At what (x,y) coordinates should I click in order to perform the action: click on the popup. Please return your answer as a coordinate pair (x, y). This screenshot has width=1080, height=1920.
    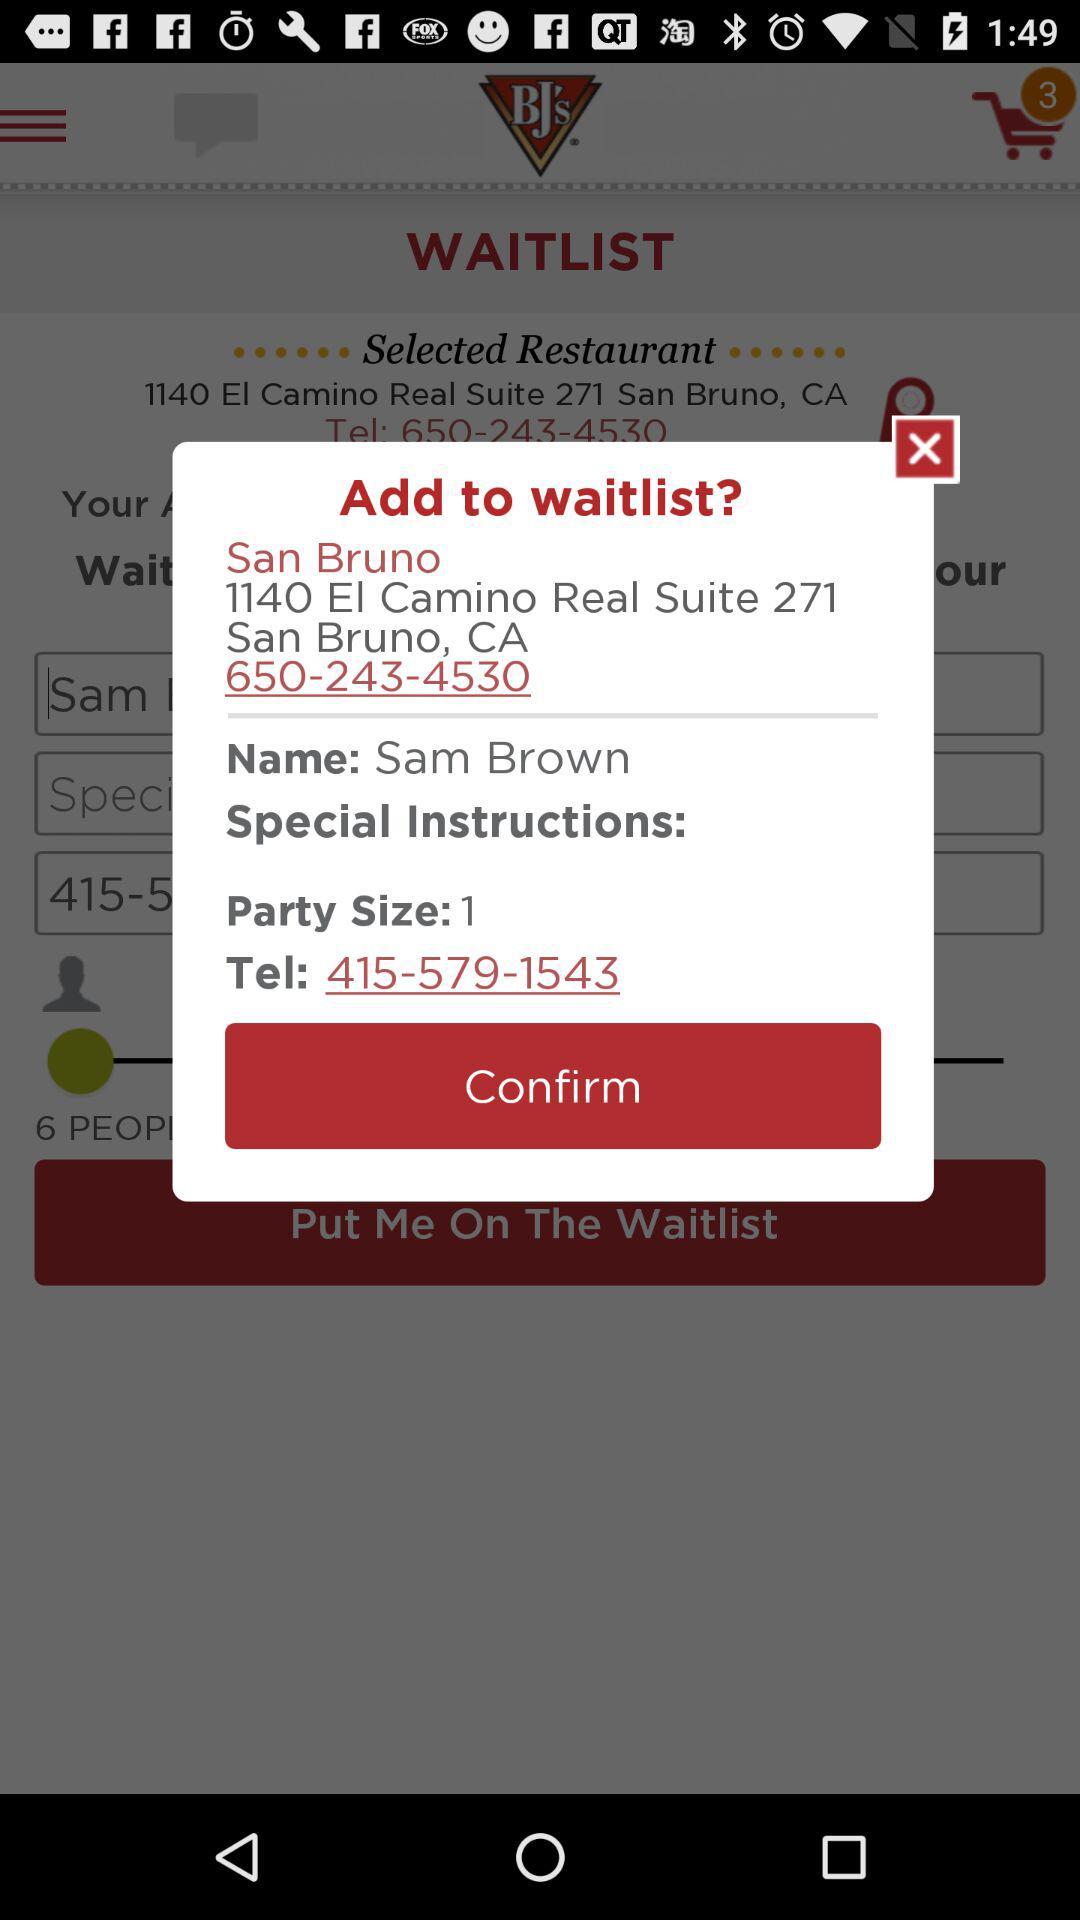
    Looking at the image, I should click on (925, 448).